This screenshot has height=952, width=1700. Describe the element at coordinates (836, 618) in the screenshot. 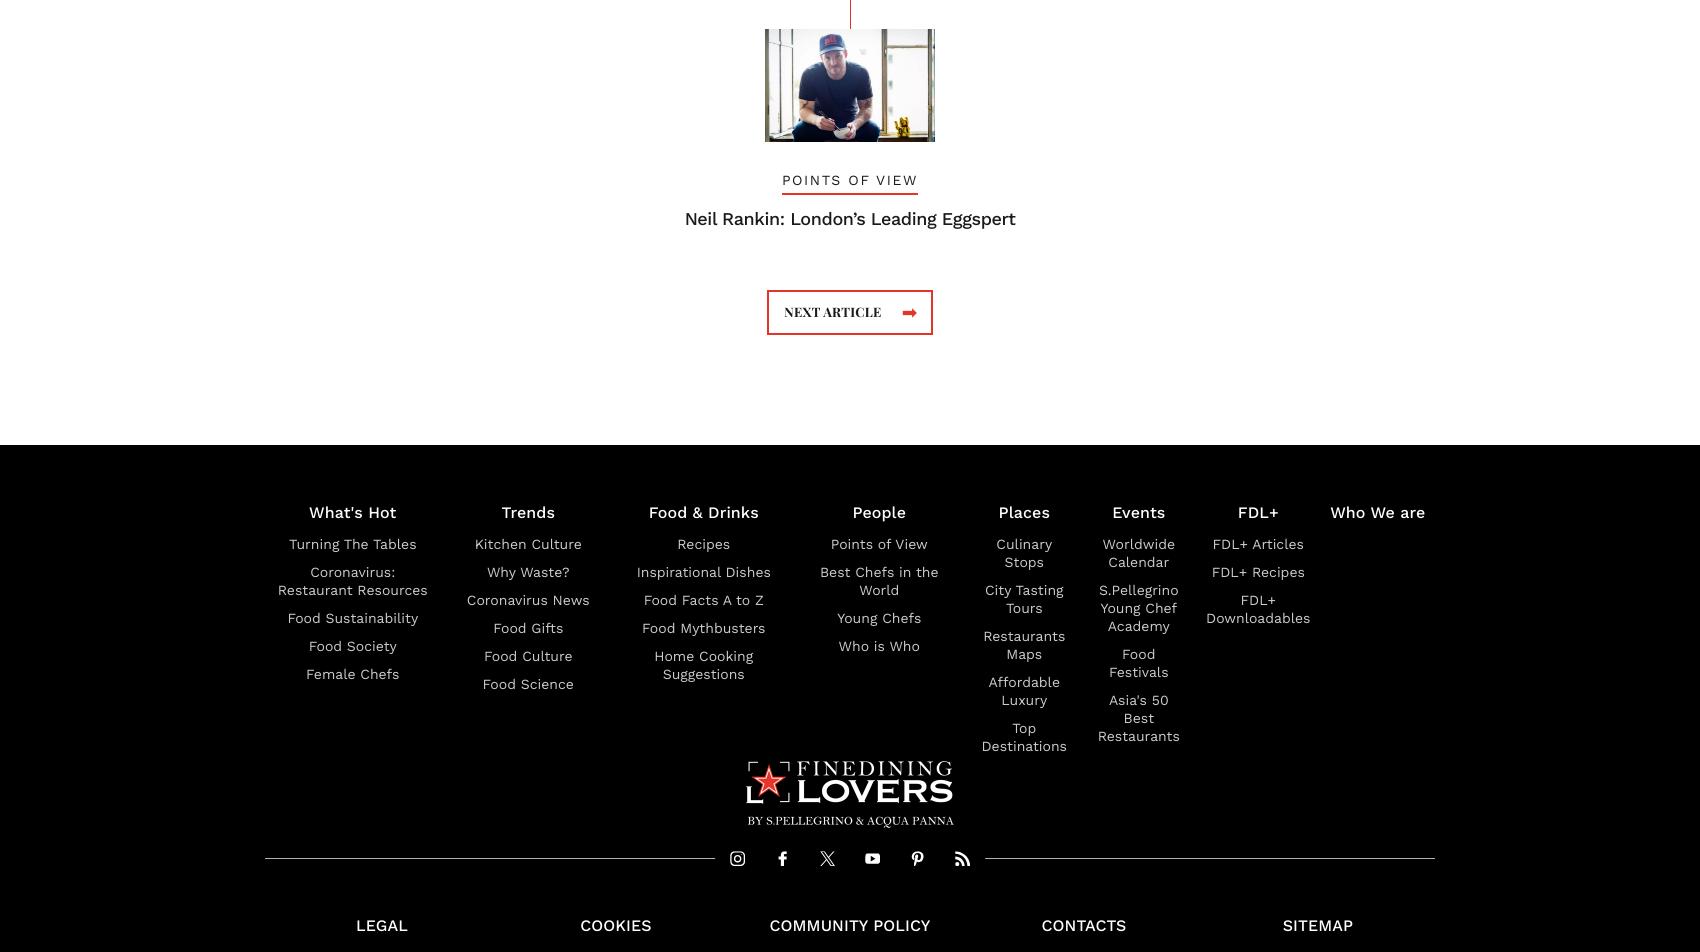

I see `'Young Chefs'` at that location.